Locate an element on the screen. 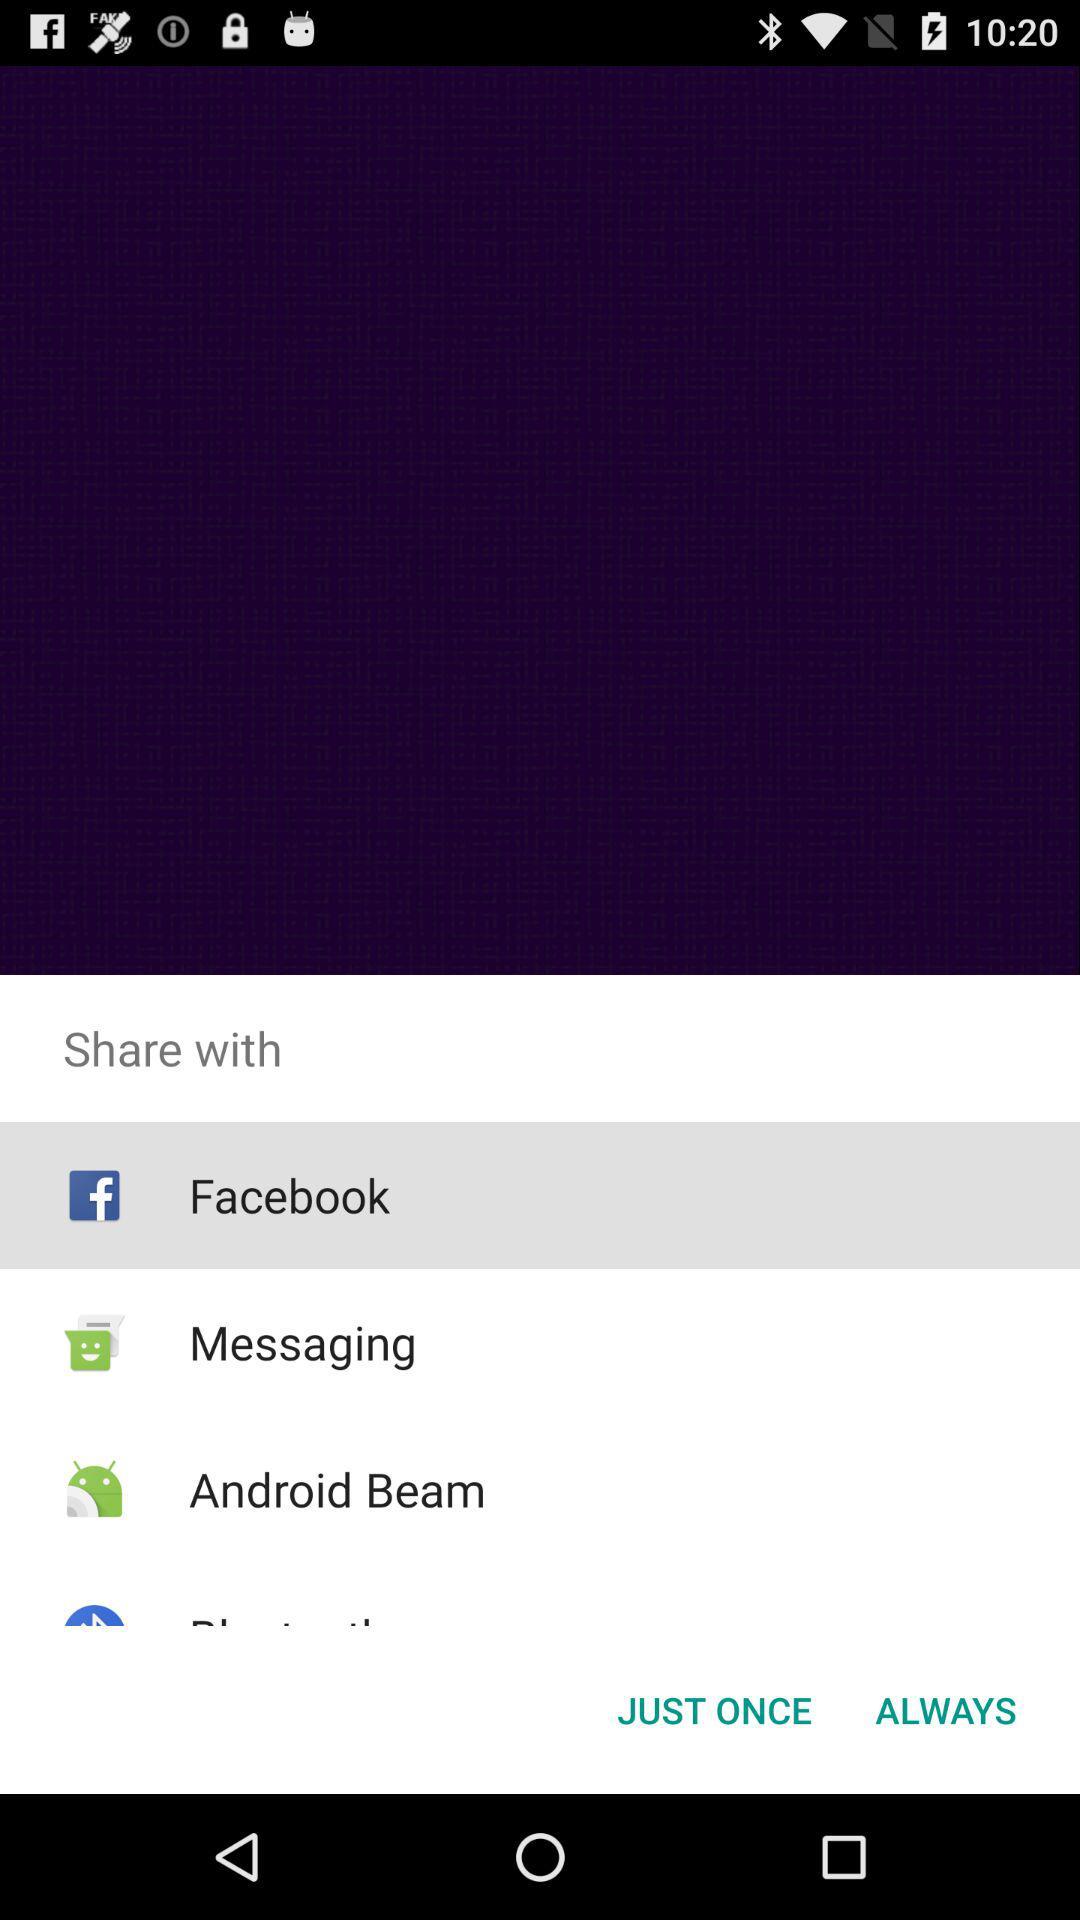  the item below share with is located at coordinates (289, 1195).